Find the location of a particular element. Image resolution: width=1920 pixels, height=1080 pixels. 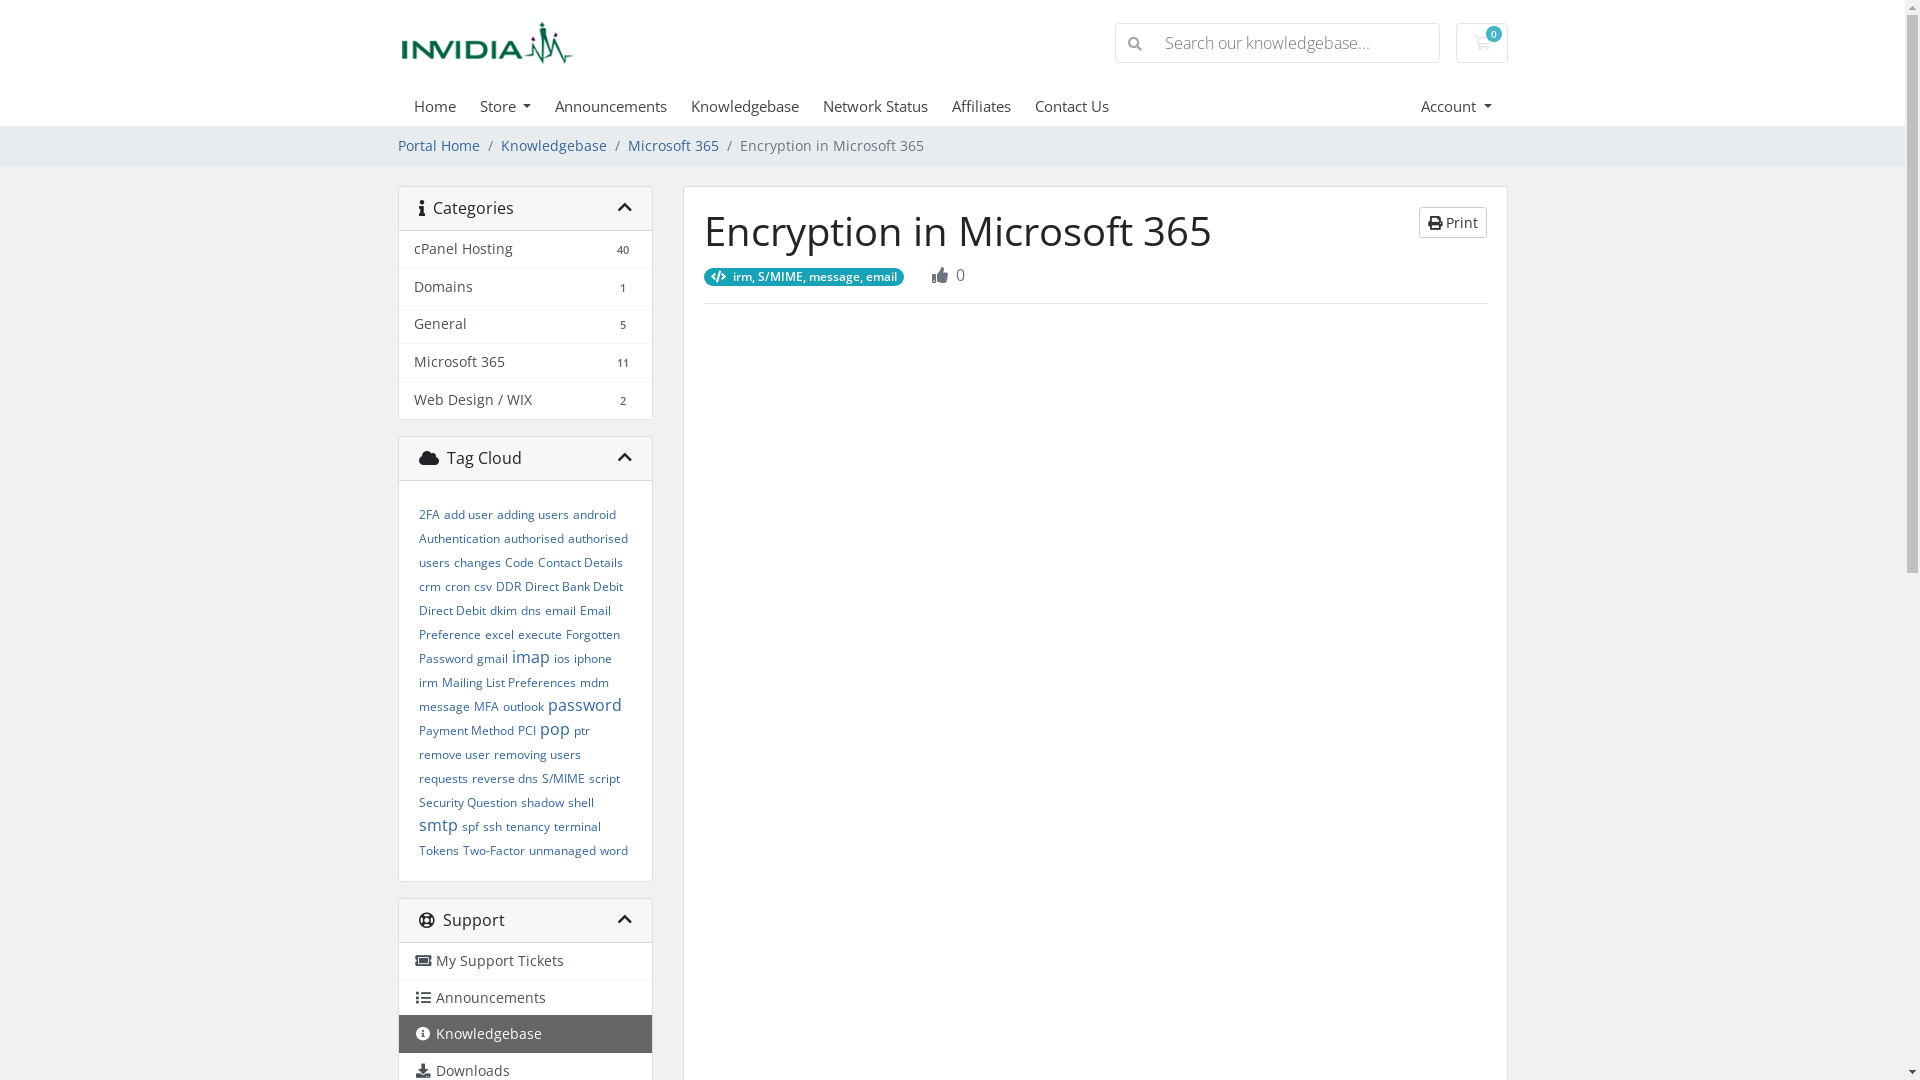

'ios' is located at coordinates (560, 658).